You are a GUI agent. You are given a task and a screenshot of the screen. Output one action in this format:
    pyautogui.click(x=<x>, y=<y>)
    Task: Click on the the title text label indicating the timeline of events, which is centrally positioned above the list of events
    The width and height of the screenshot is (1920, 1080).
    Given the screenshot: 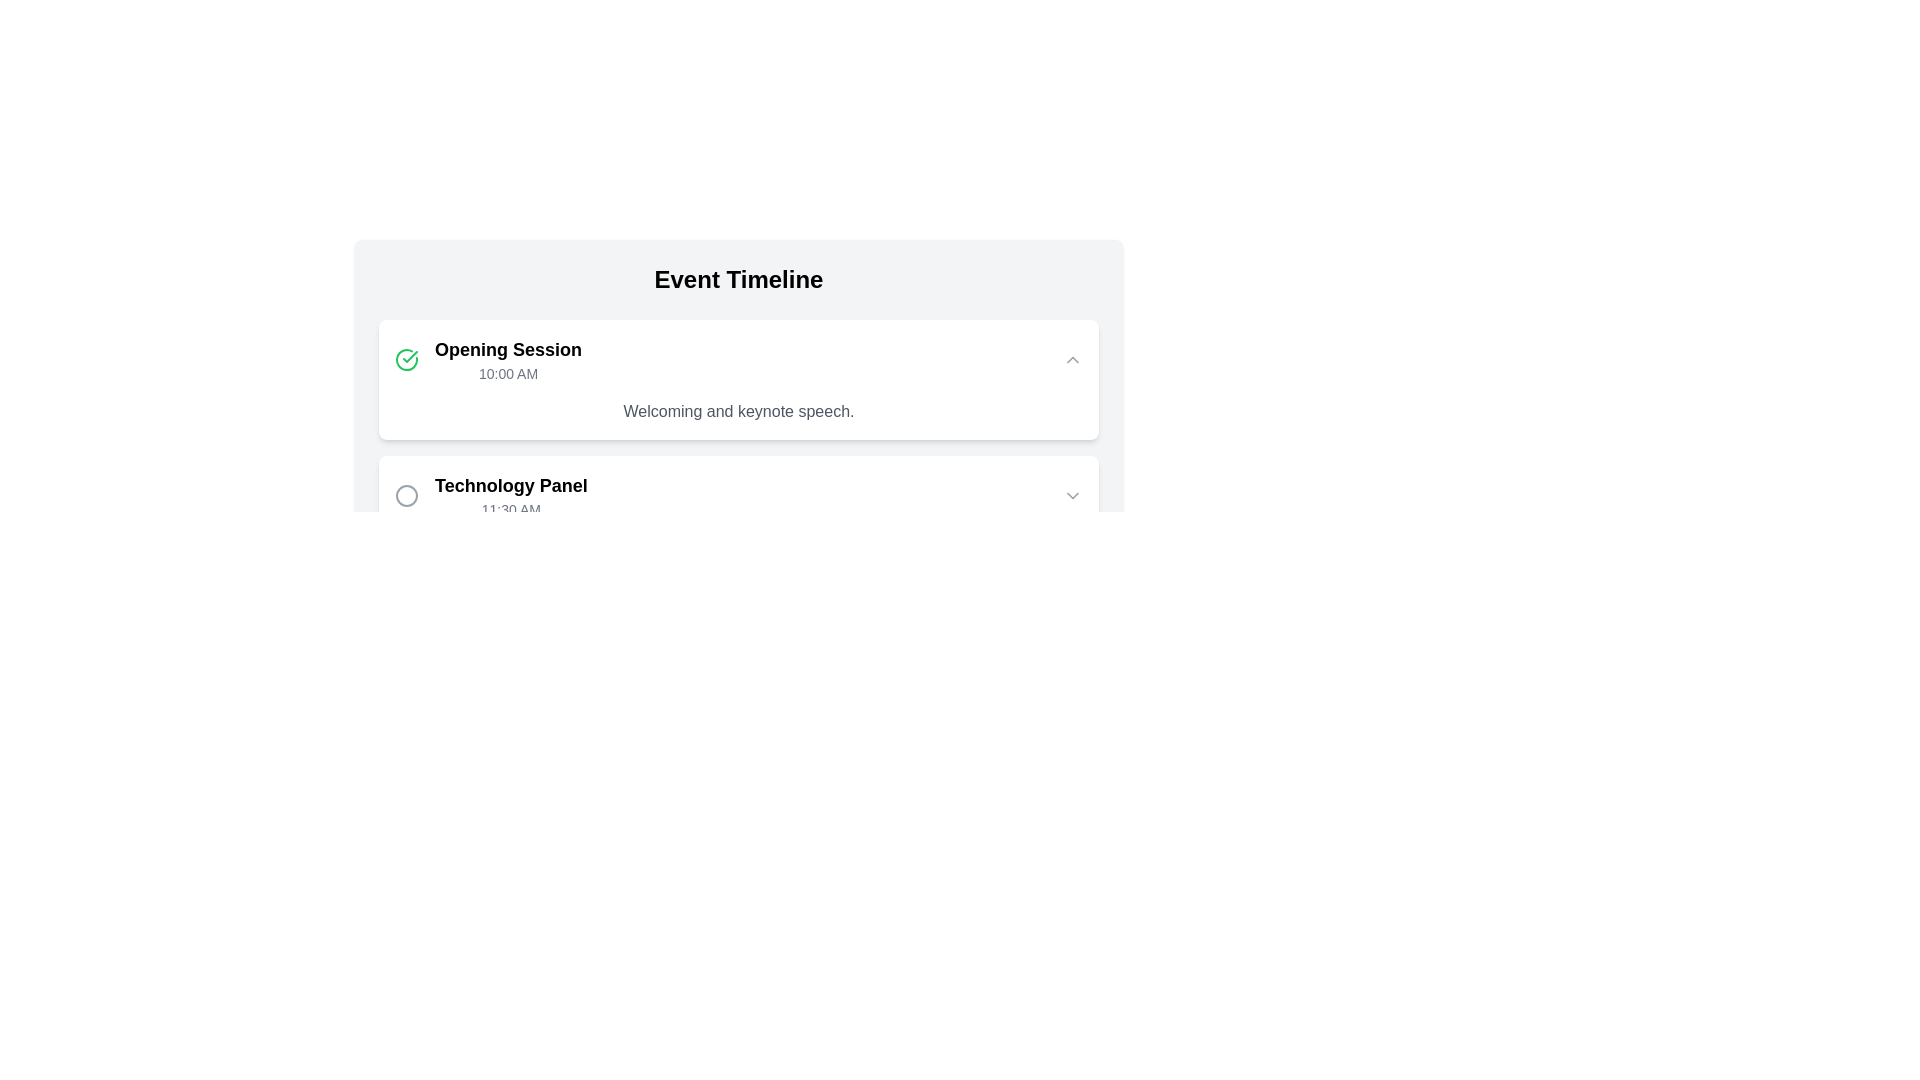 What is the action you would take?
    pyautogui.click(x=738, y=280)
    